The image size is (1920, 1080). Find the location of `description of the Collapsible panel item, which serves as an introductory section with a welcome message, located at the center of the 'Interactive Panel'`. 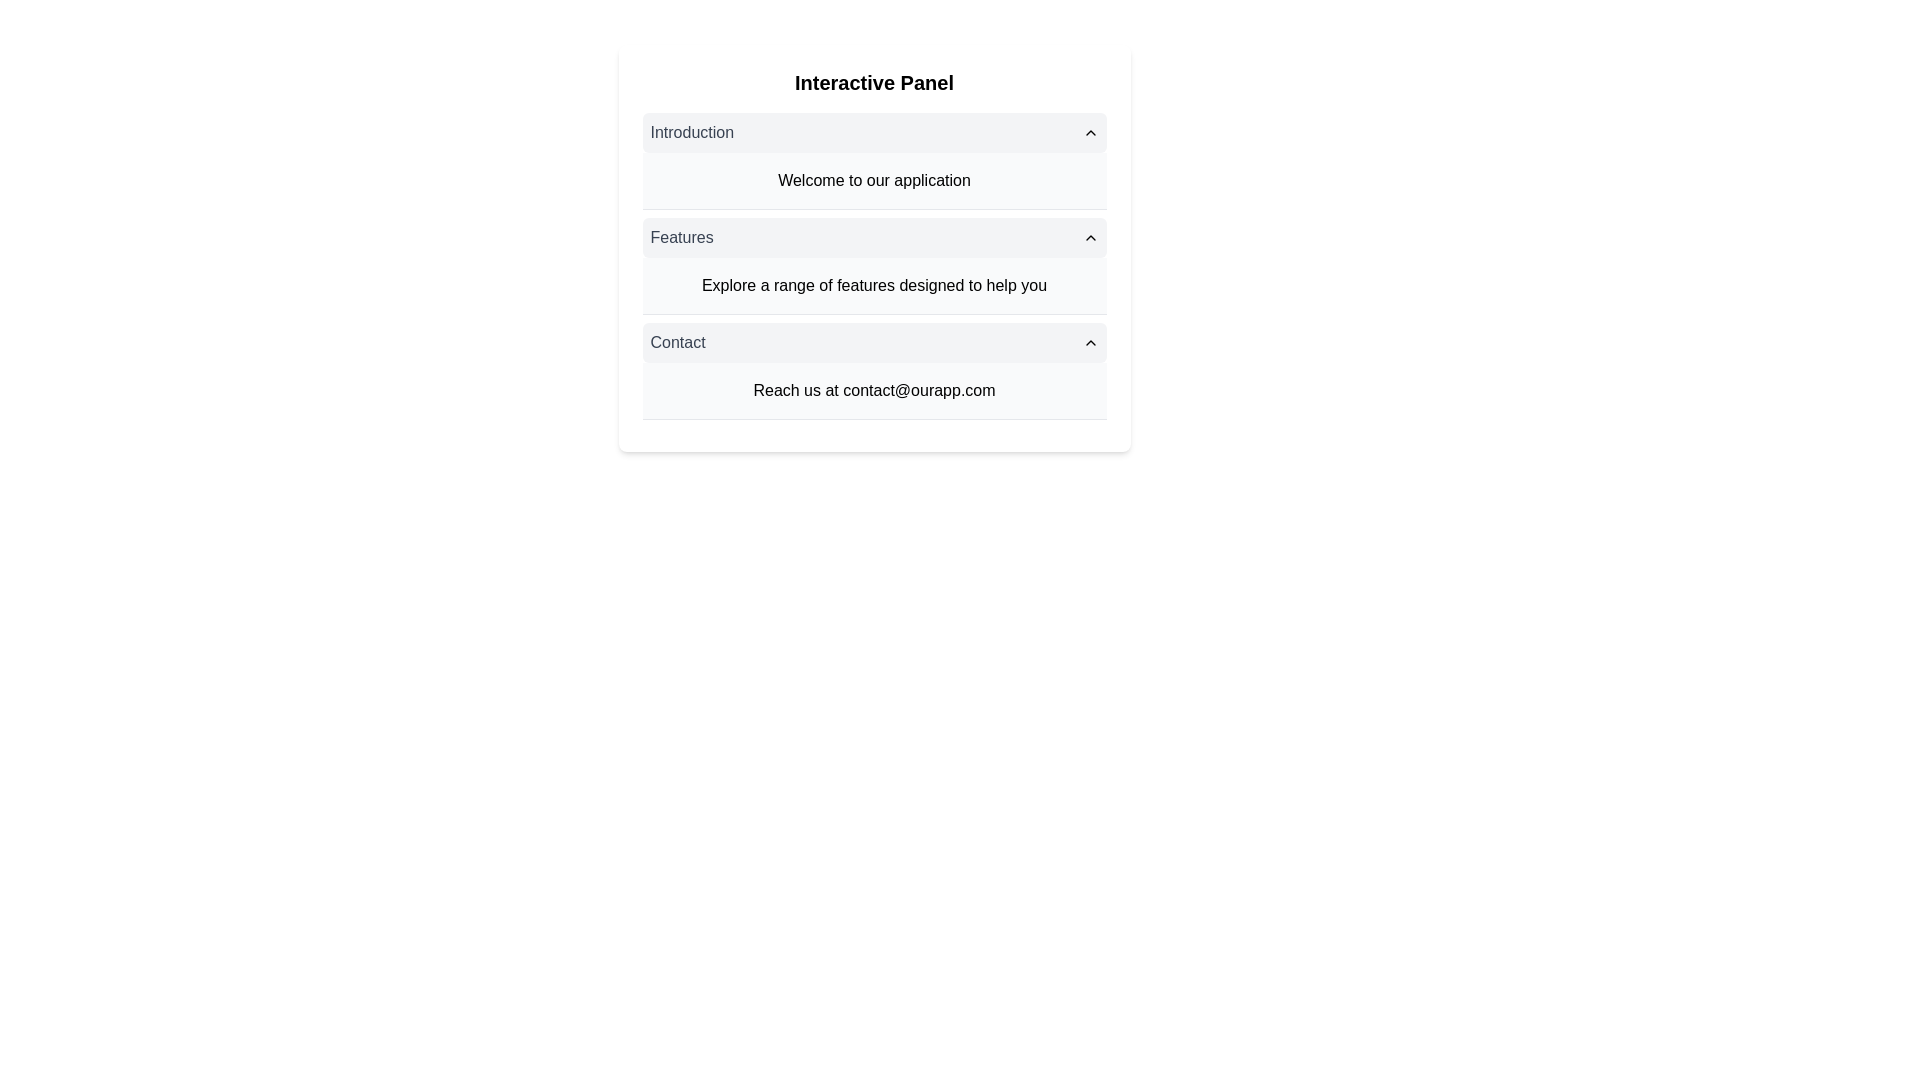

description of the Collapsible panel item, which serves as an introductory section with a welcome message, located at the center of the 'Interactive Panel' is located at coordinates (874, 160).